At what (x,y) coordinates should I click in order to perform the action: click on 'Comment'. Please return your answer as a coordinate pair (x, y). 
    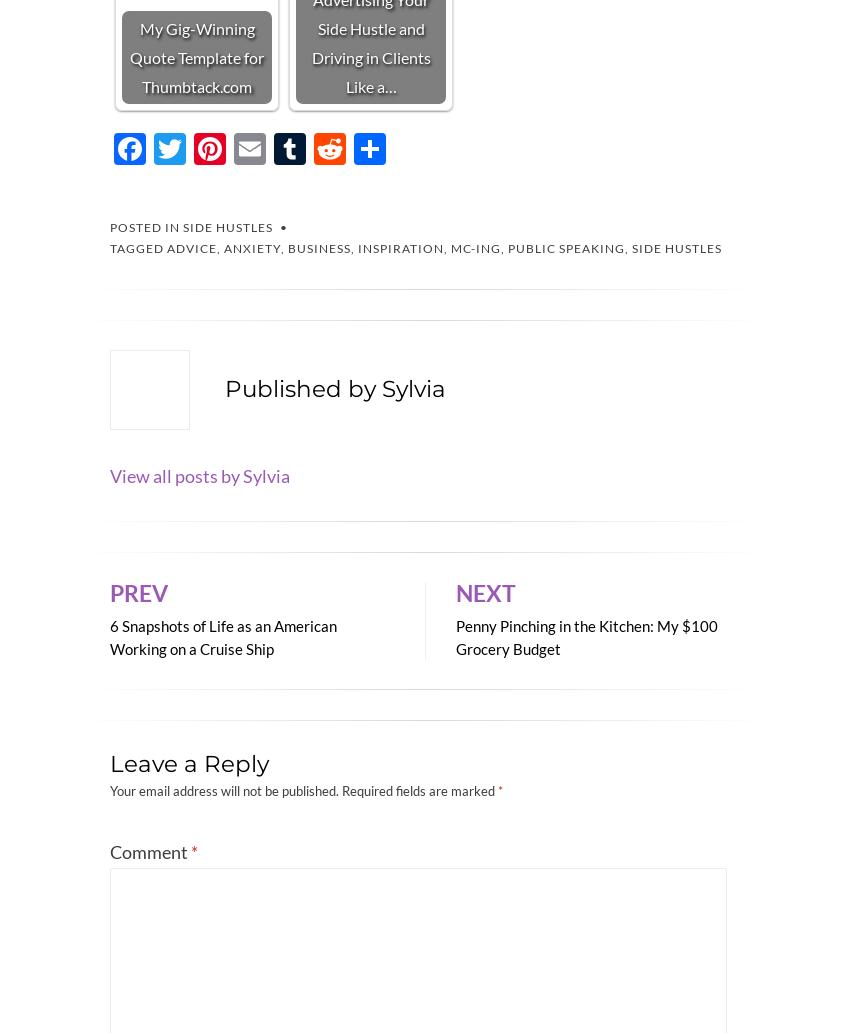
    Looking at the image, I should click on (150, 850).